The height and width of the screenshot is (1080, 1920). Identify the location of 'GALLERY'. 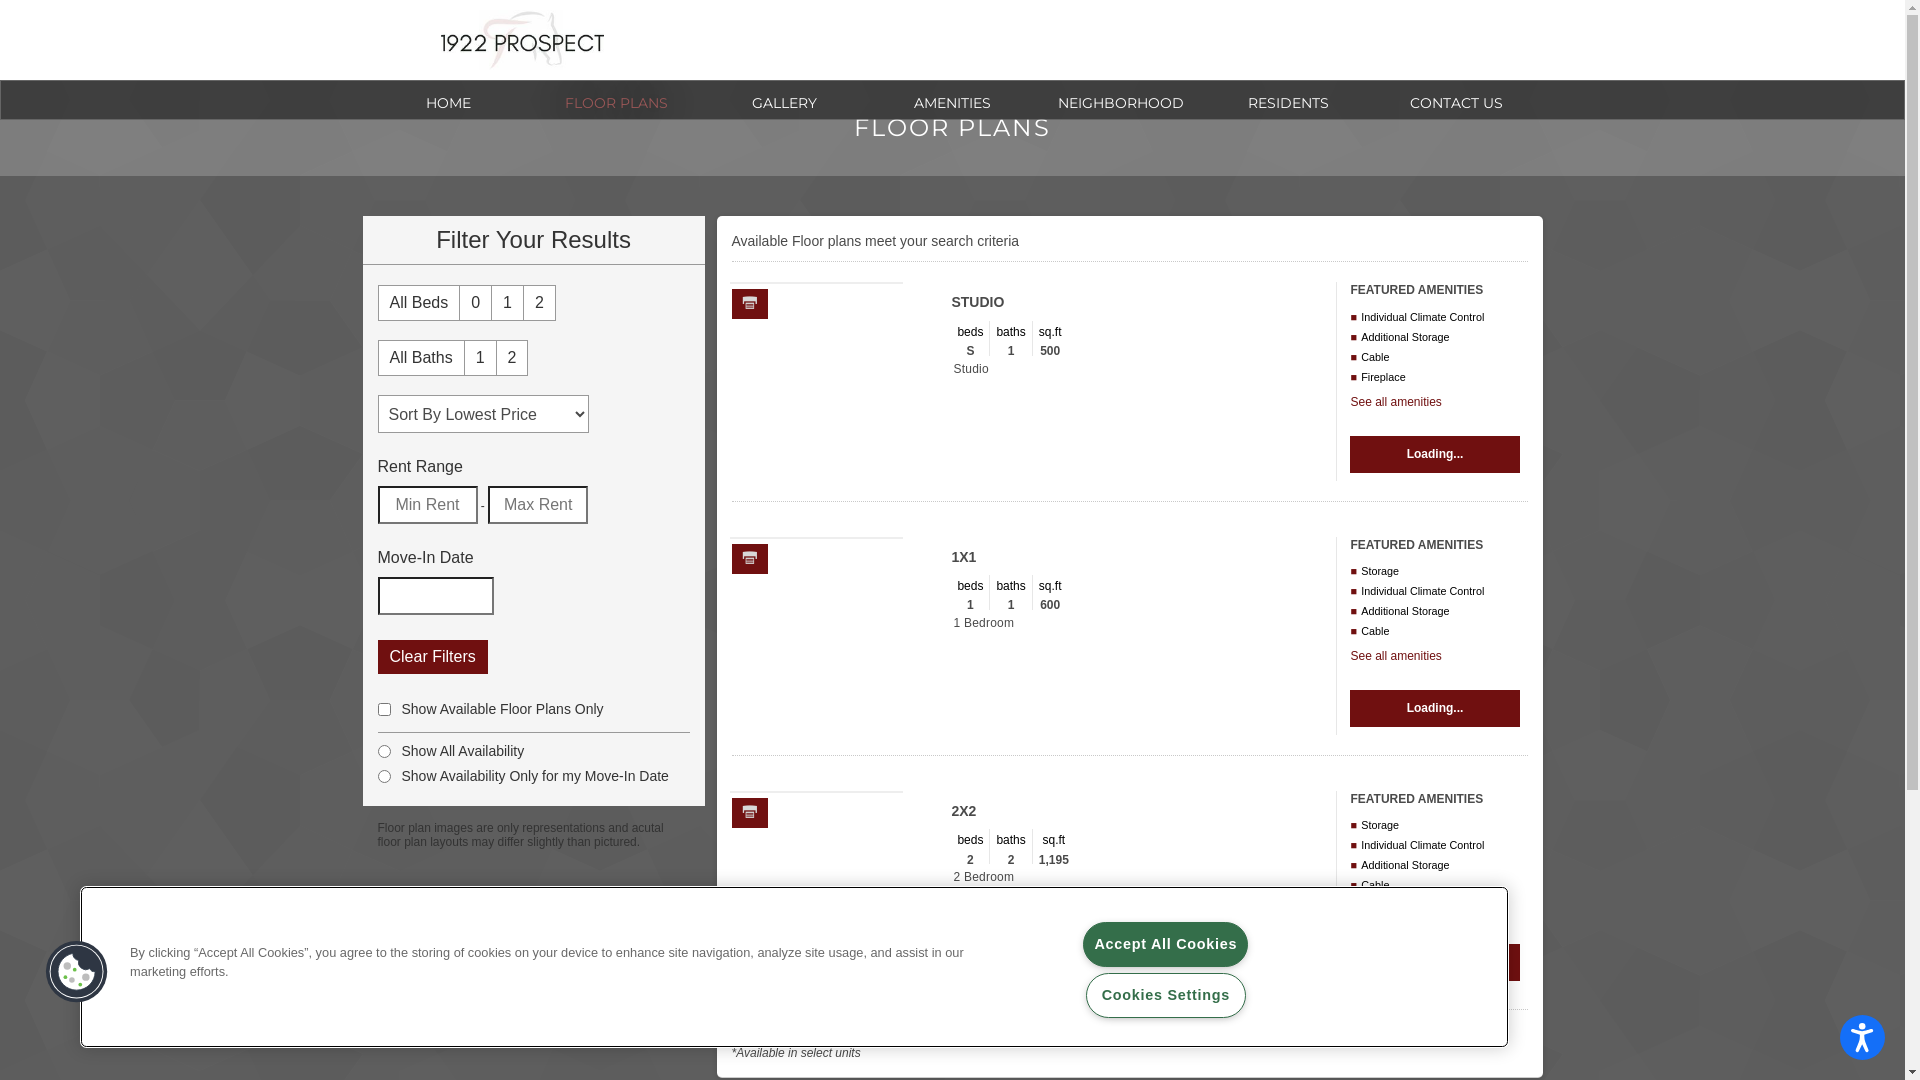
(782, 100).